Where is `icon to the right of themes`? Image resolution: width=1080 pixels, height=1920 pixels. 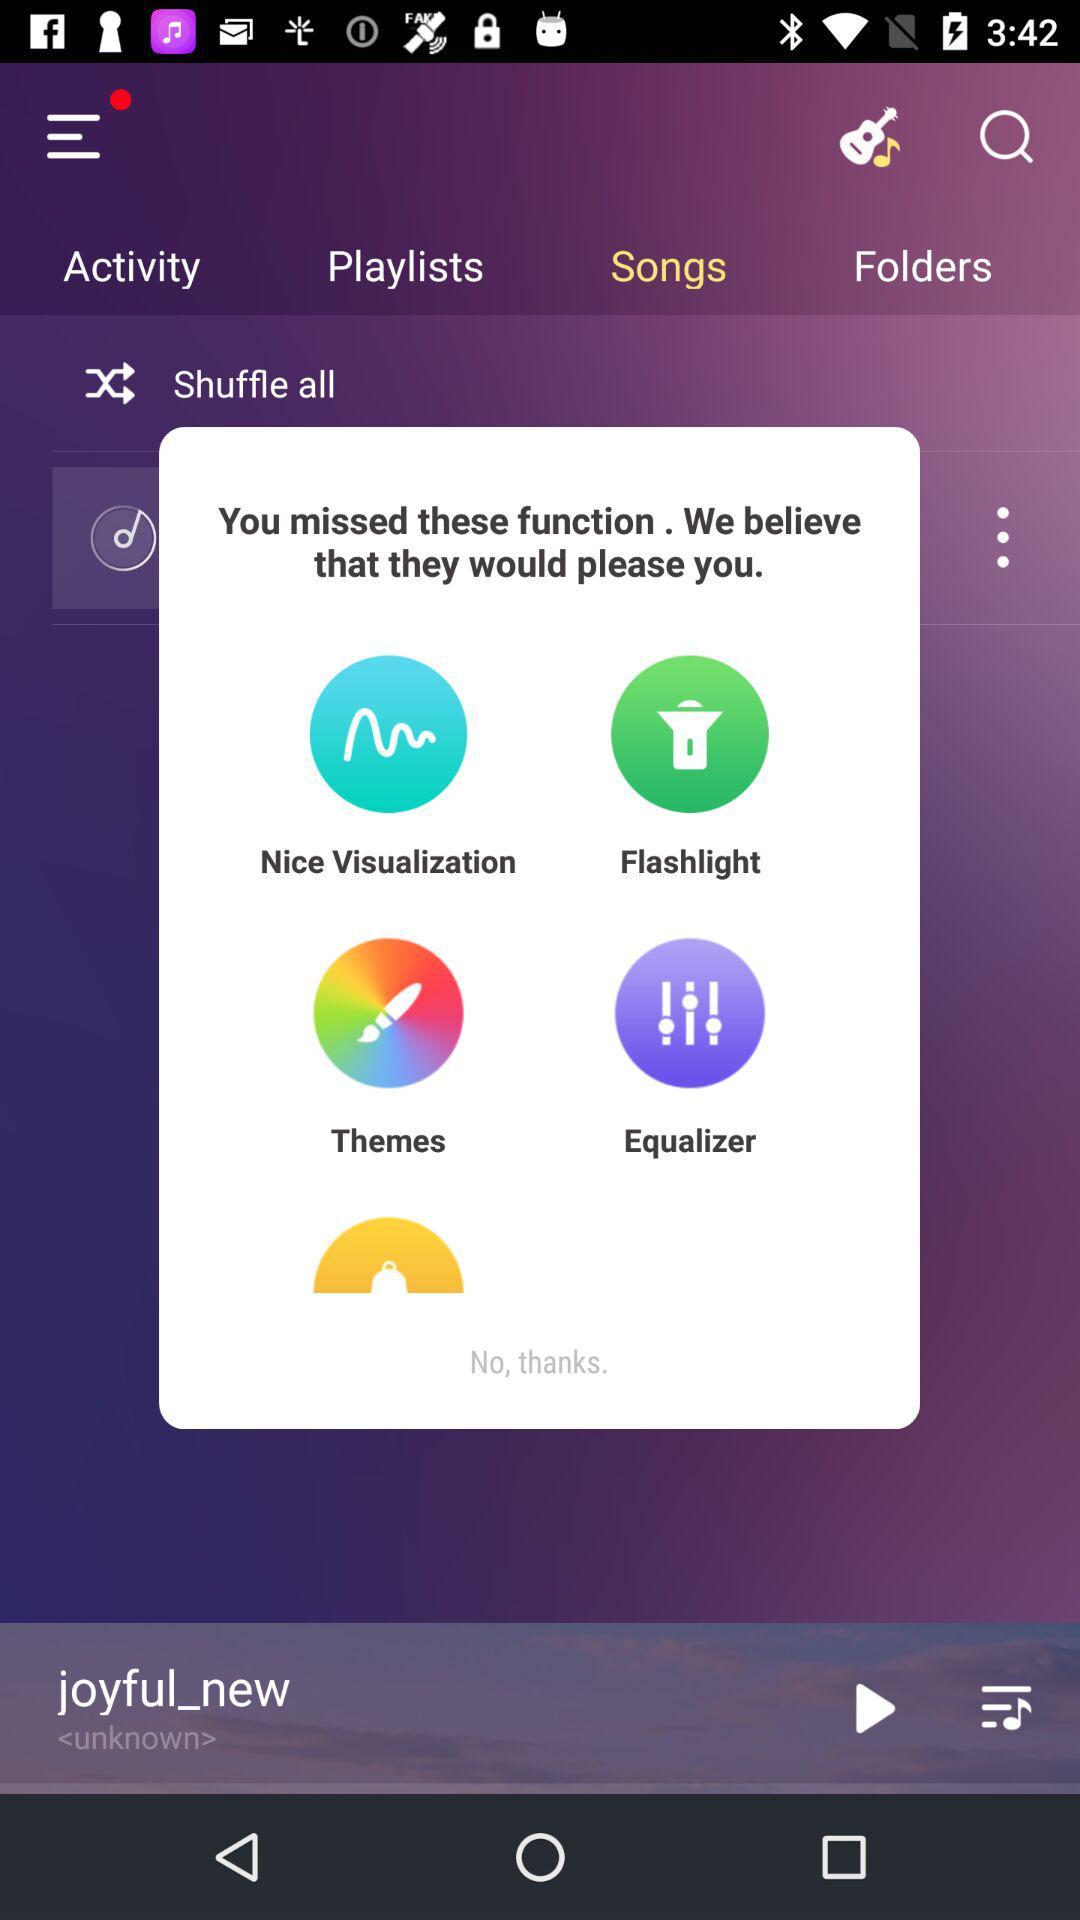 icon to the right of themes is located at coordinates (689, 1139).